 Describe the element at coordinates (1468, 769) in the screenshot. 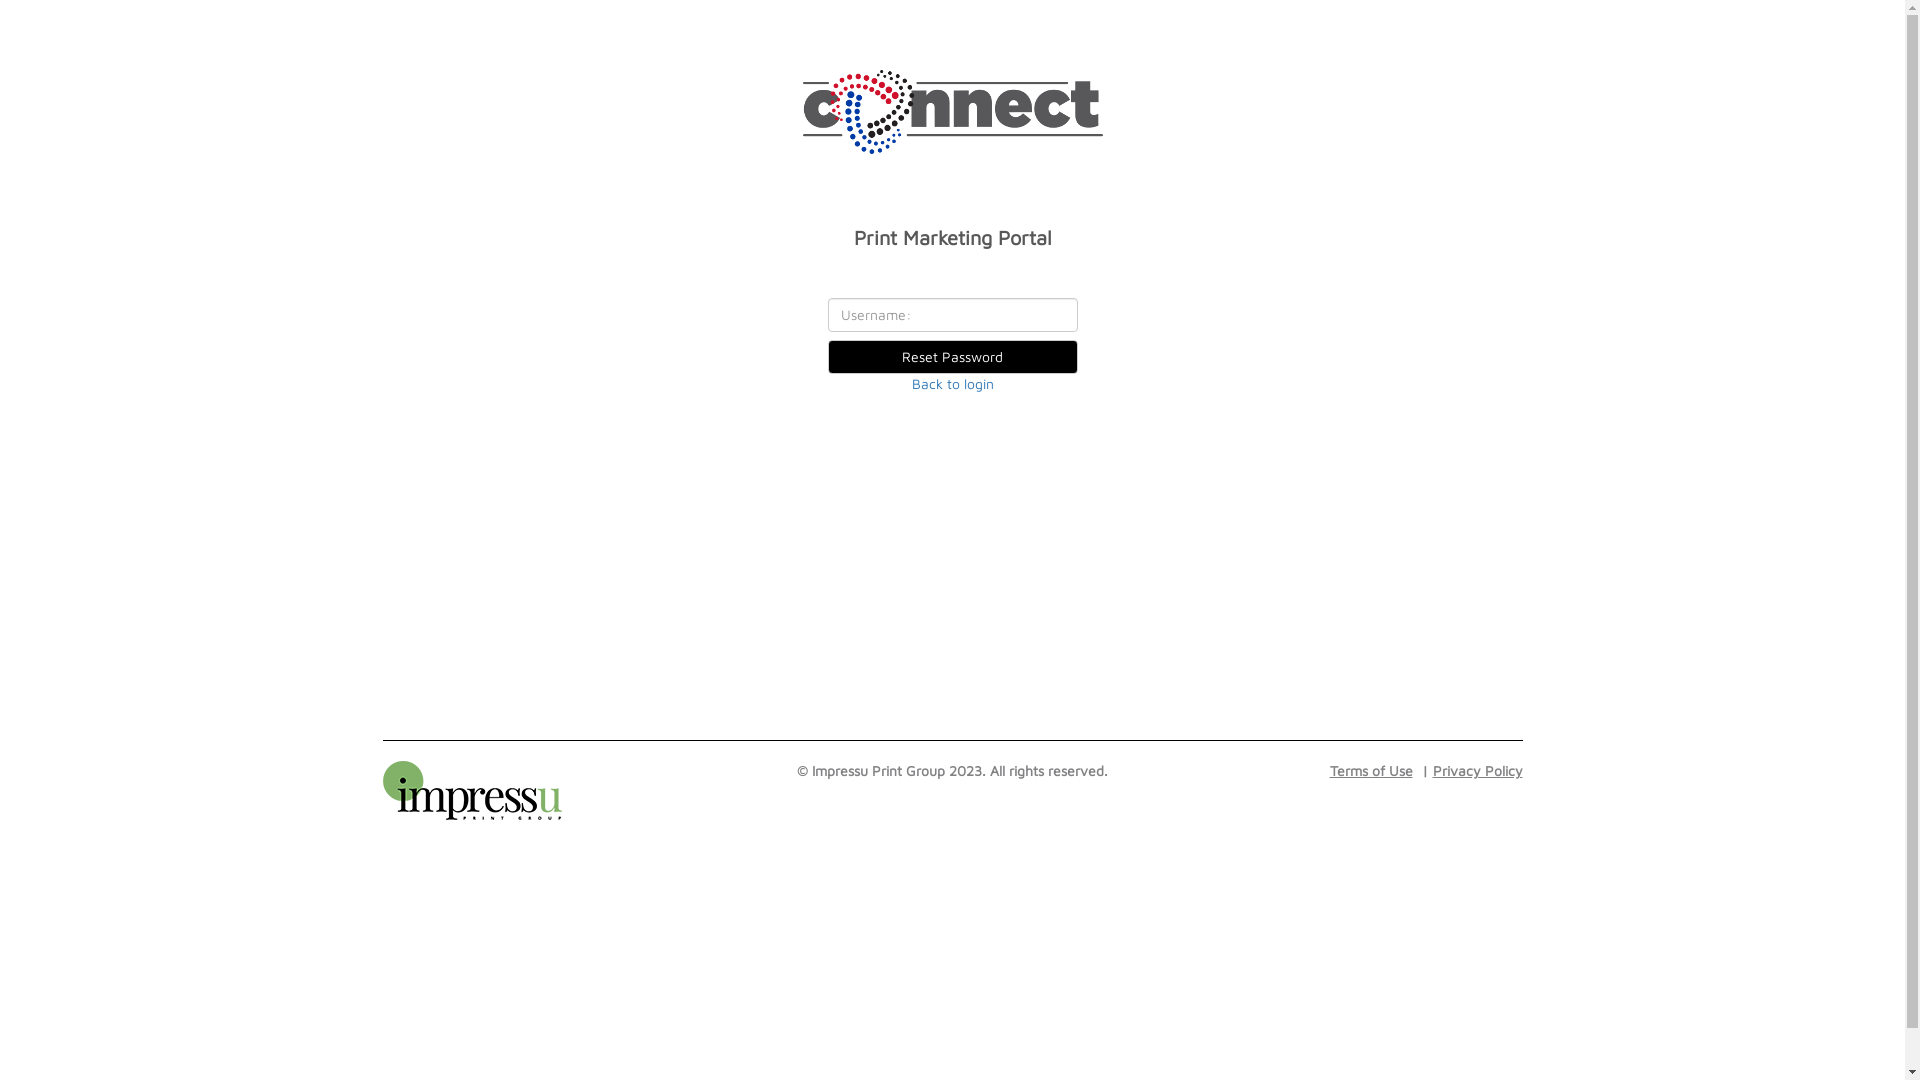

I see `'Privacy Policy'` at that location.